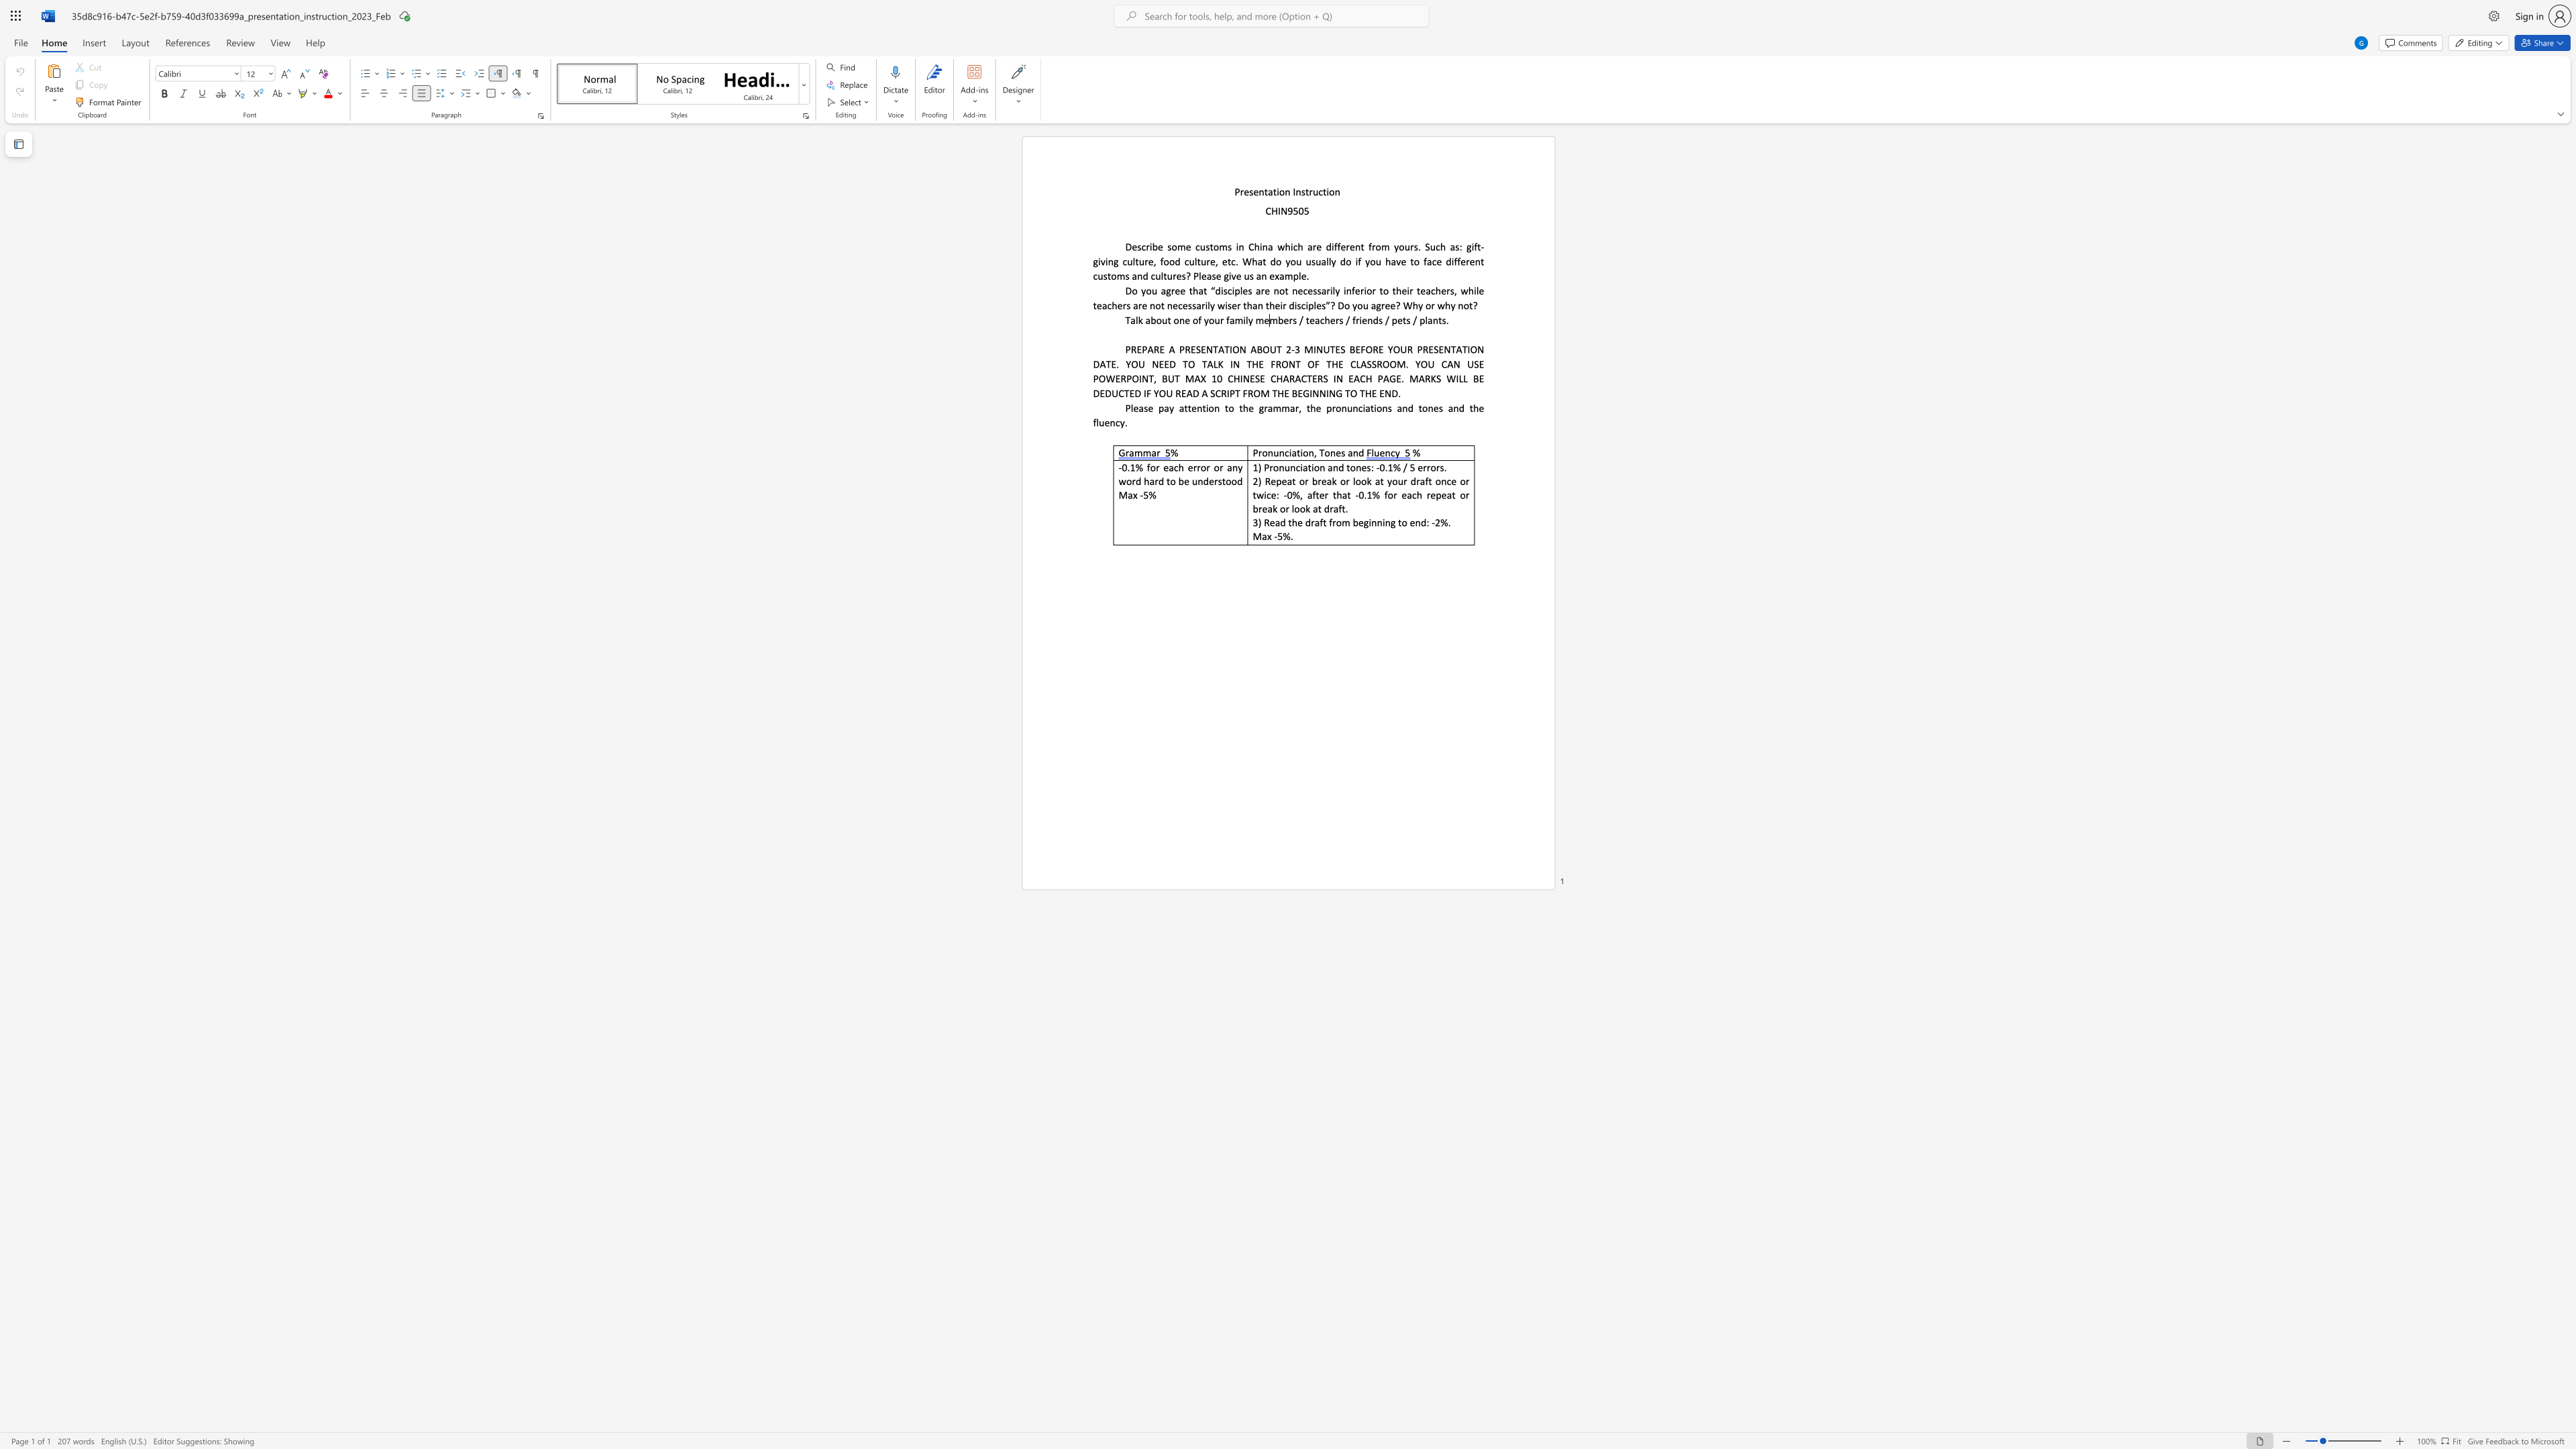  I want to click on the 1th character "N" in the text, so click(1208, 349).